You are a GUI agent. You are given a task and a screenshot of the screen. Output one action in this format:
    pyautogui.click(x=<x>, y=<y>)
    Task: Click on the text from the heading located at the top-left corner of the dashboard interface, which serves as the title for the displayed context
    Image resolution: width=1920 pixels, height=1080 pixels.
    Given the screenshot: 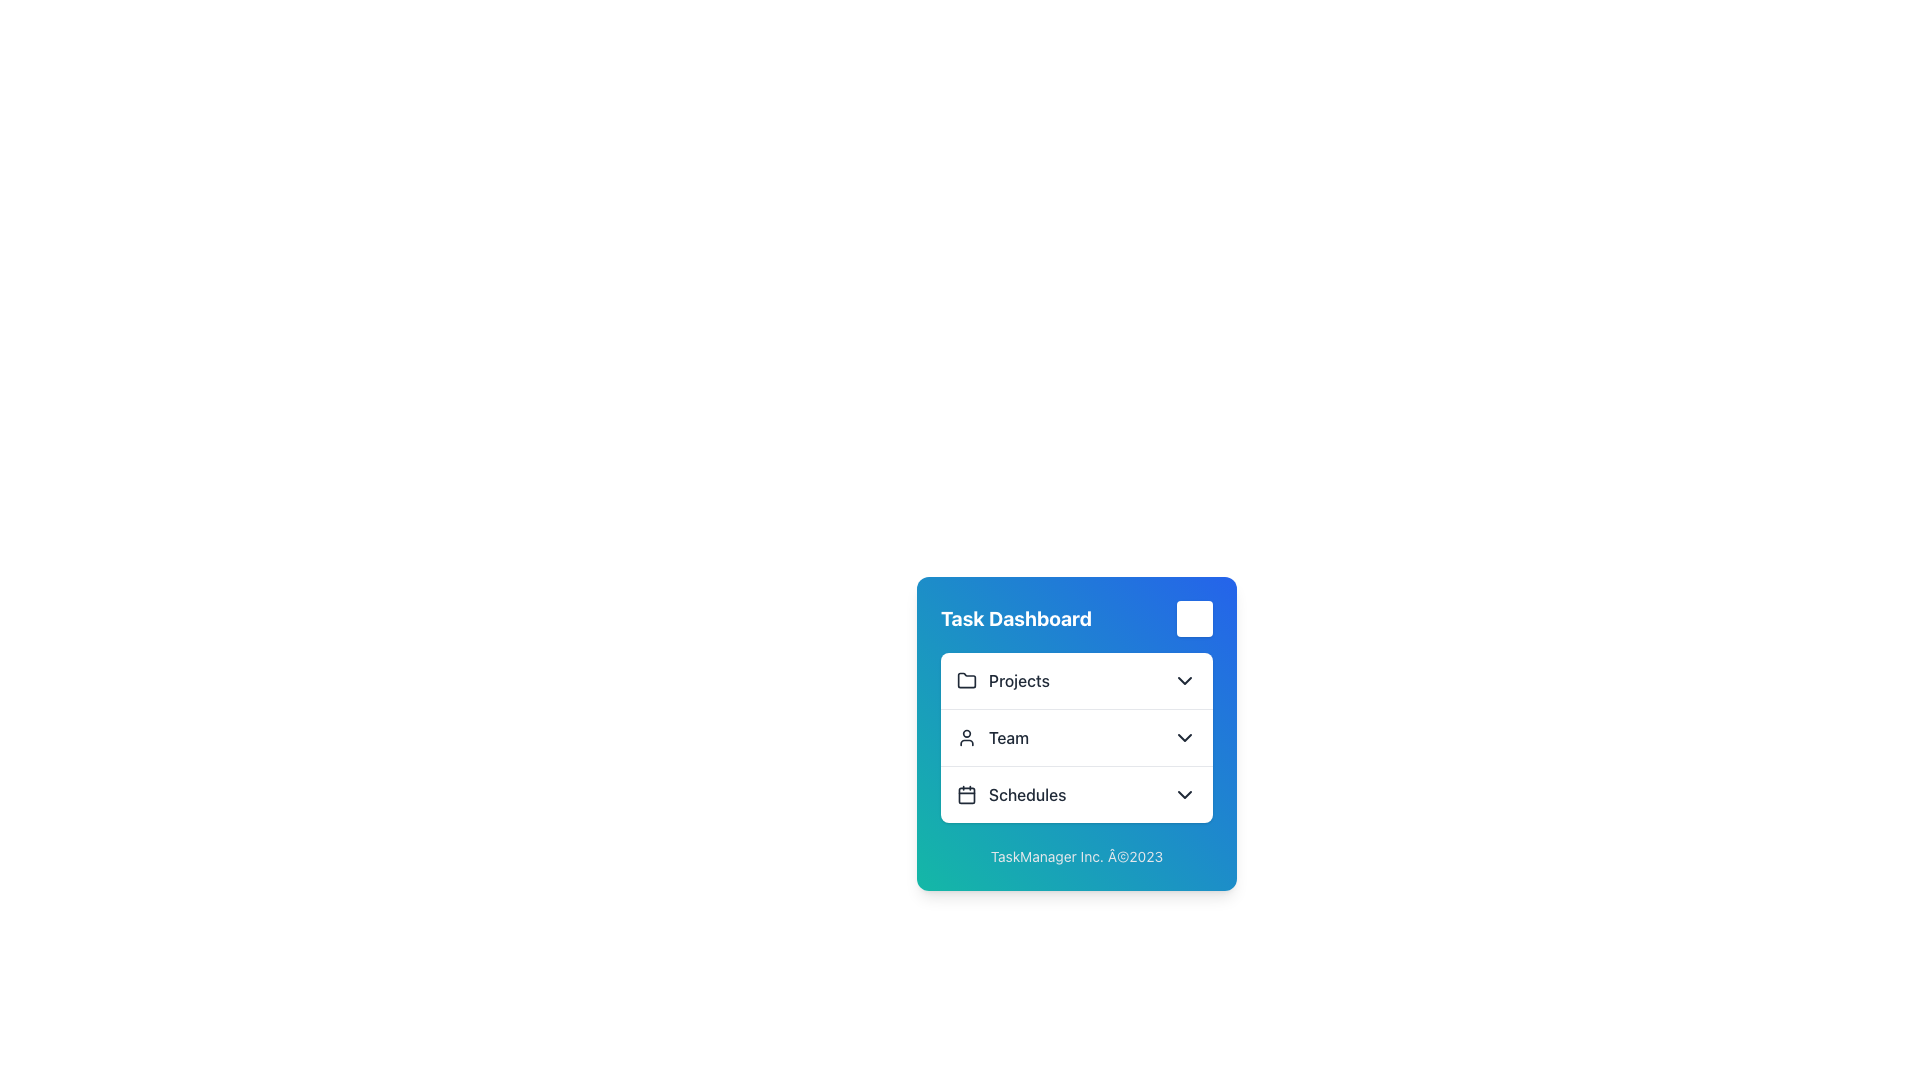 What is the action you would take?
    pyautogui.click(x=1016, y=617)
    